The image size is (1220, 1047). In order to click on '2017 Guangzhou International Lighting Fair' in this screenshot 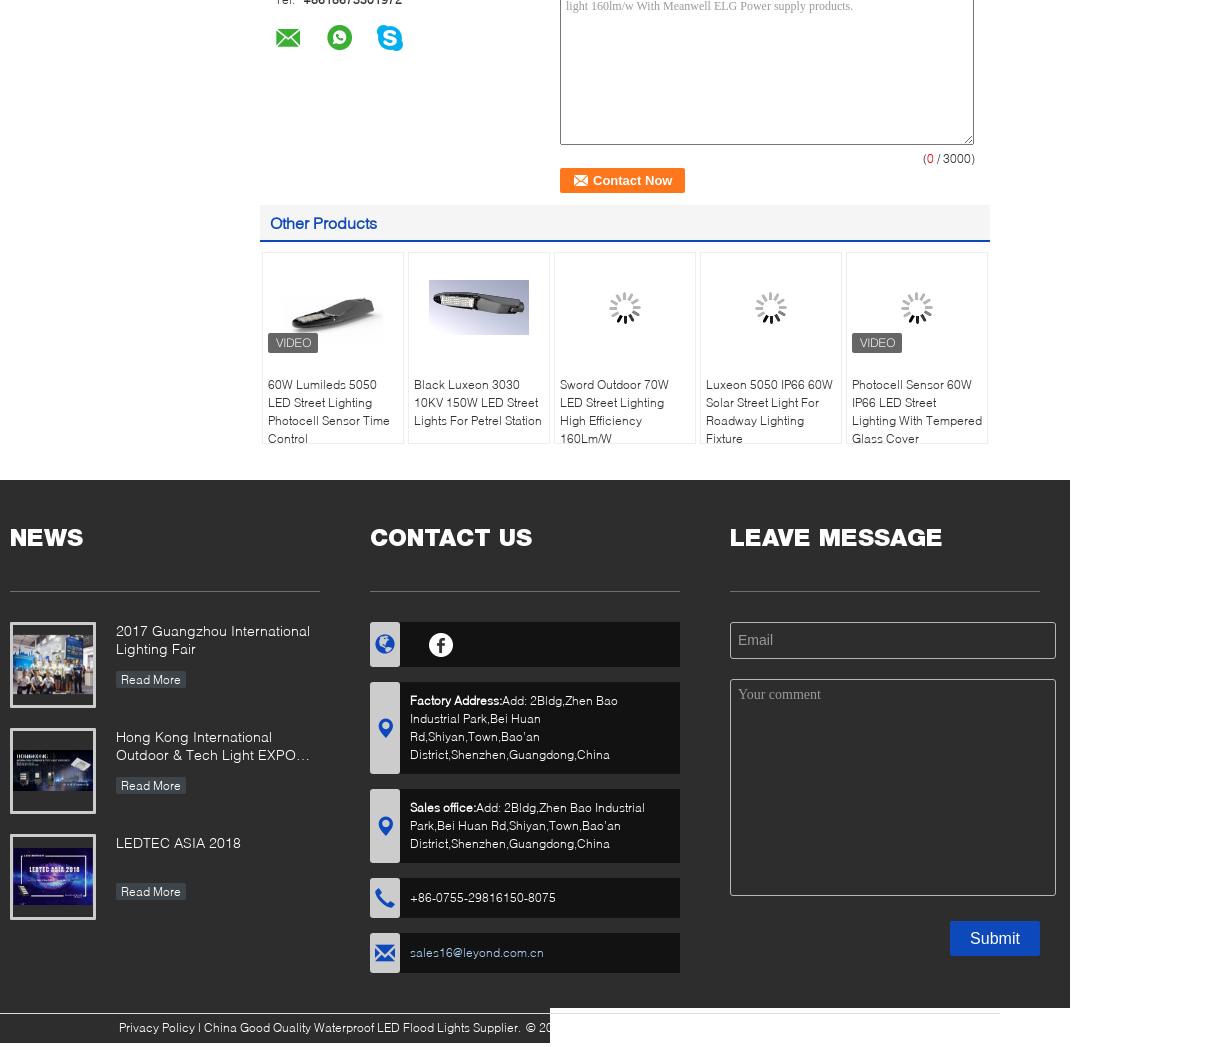, I will do `click(213, 638)`.